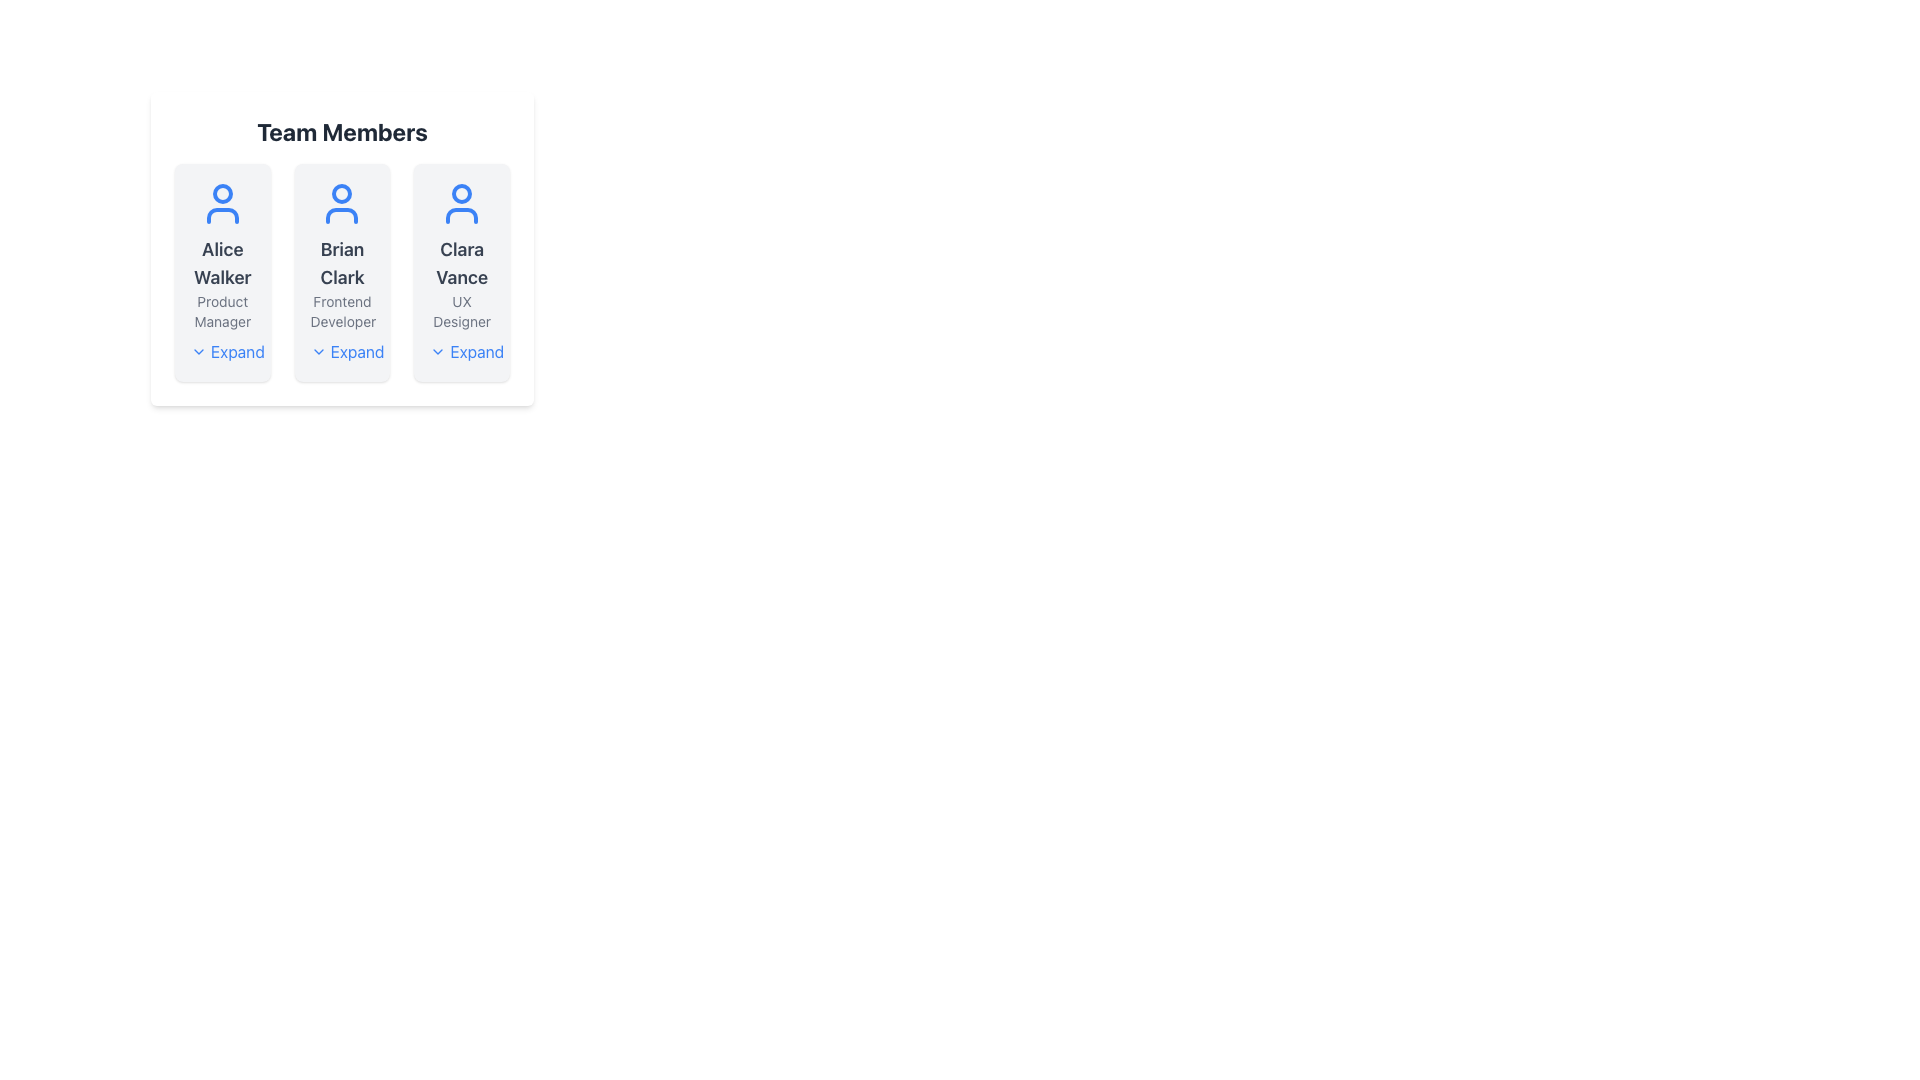 Image resolution: width=1920 pixels, height=1080 pixels. What do you see at coordinates (222, 312) in the screenshot?
I see `the job title label located below 'Alice Walker' and above the 'Expand' link in the middle-left card of the 'Team Members' section` at bounding box center [222, 312].